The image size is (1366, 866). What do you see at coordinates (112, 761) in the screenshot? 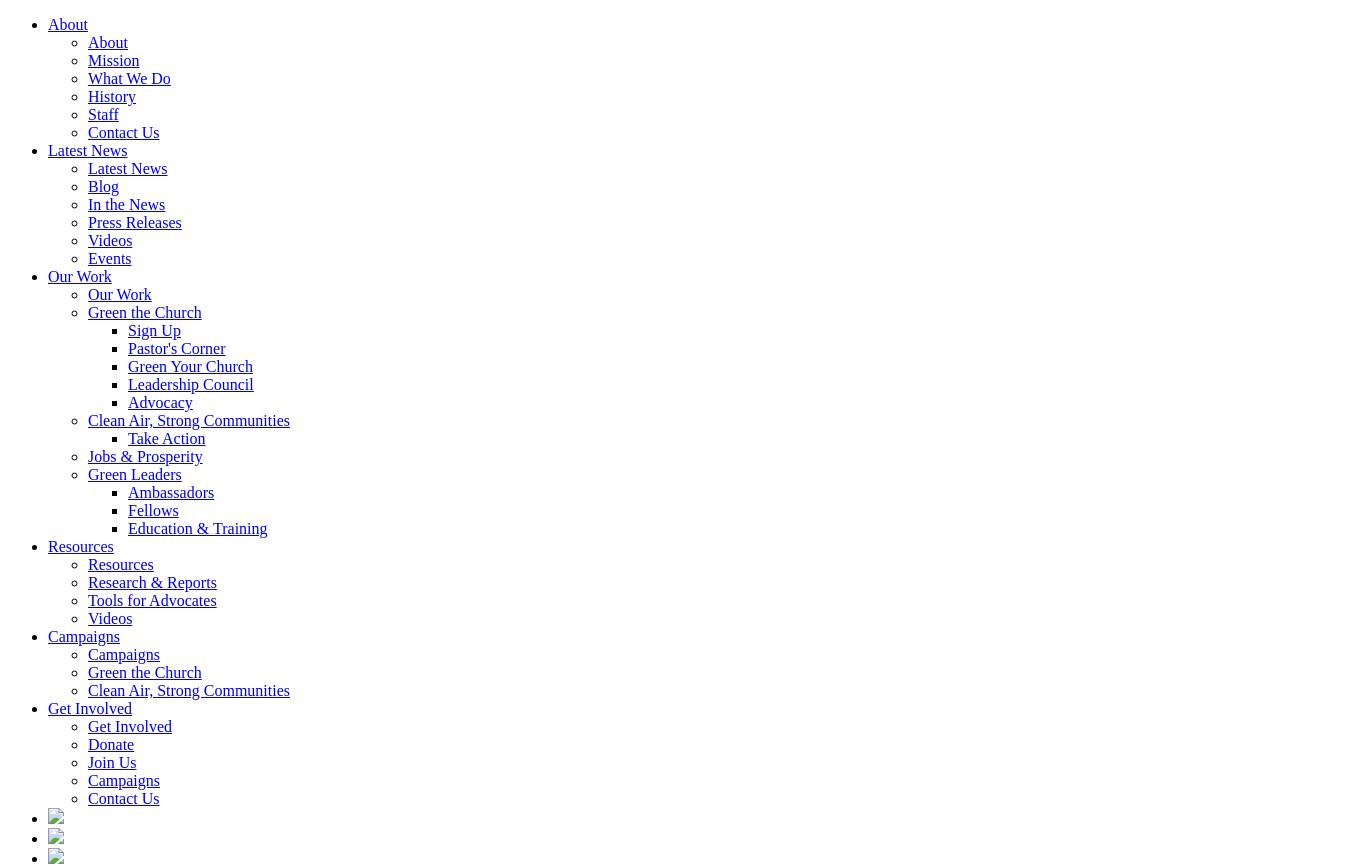
I see `'Join Us'` at bounding box center [112, 761].